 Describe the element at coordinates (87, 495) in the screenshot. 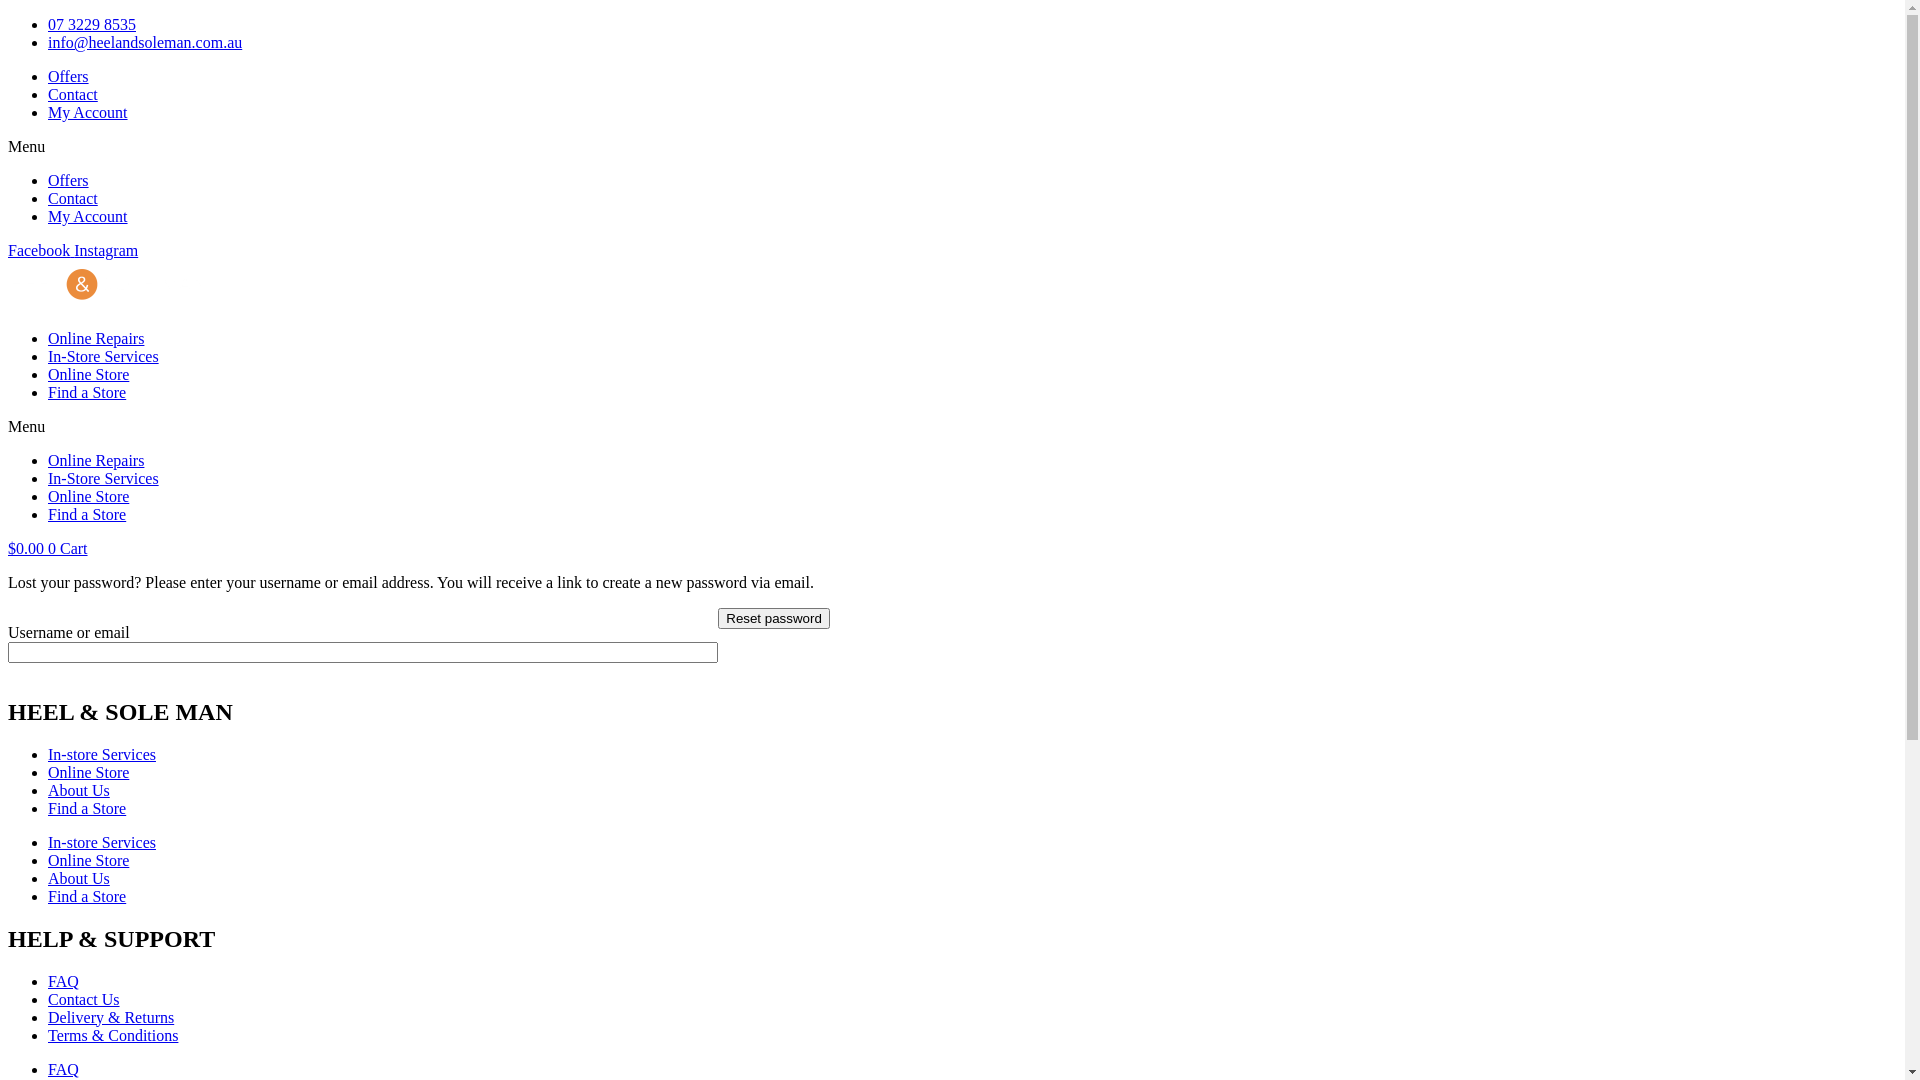

I see `'Online Store'` at that location.